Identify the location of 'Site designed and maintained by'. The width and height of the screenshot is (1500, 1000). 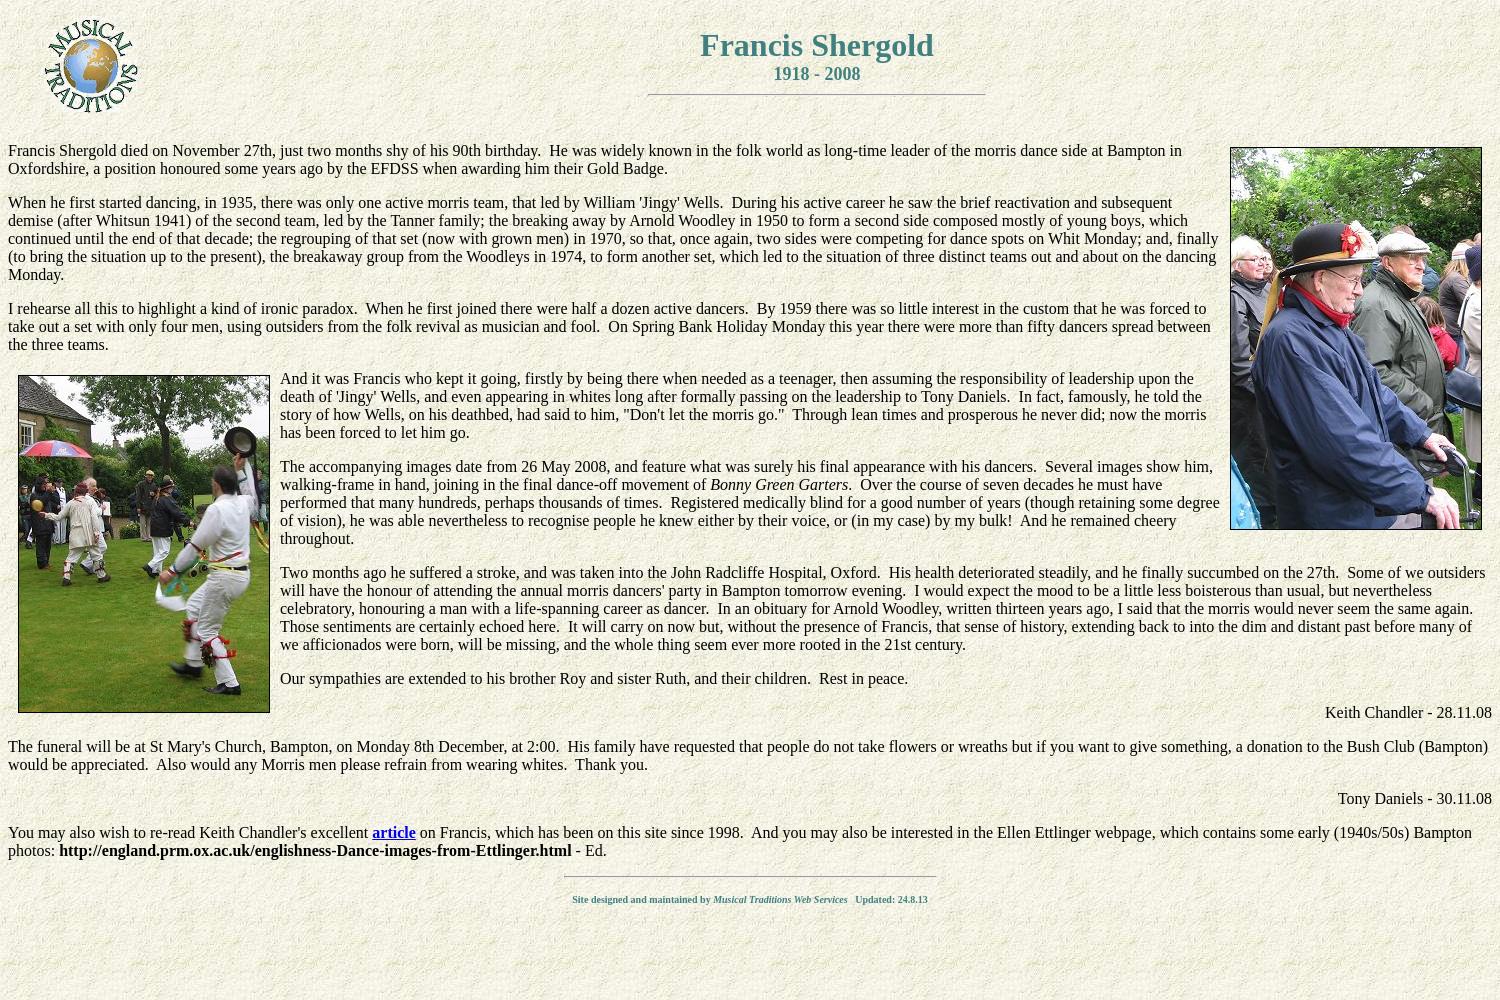
(570, 899).